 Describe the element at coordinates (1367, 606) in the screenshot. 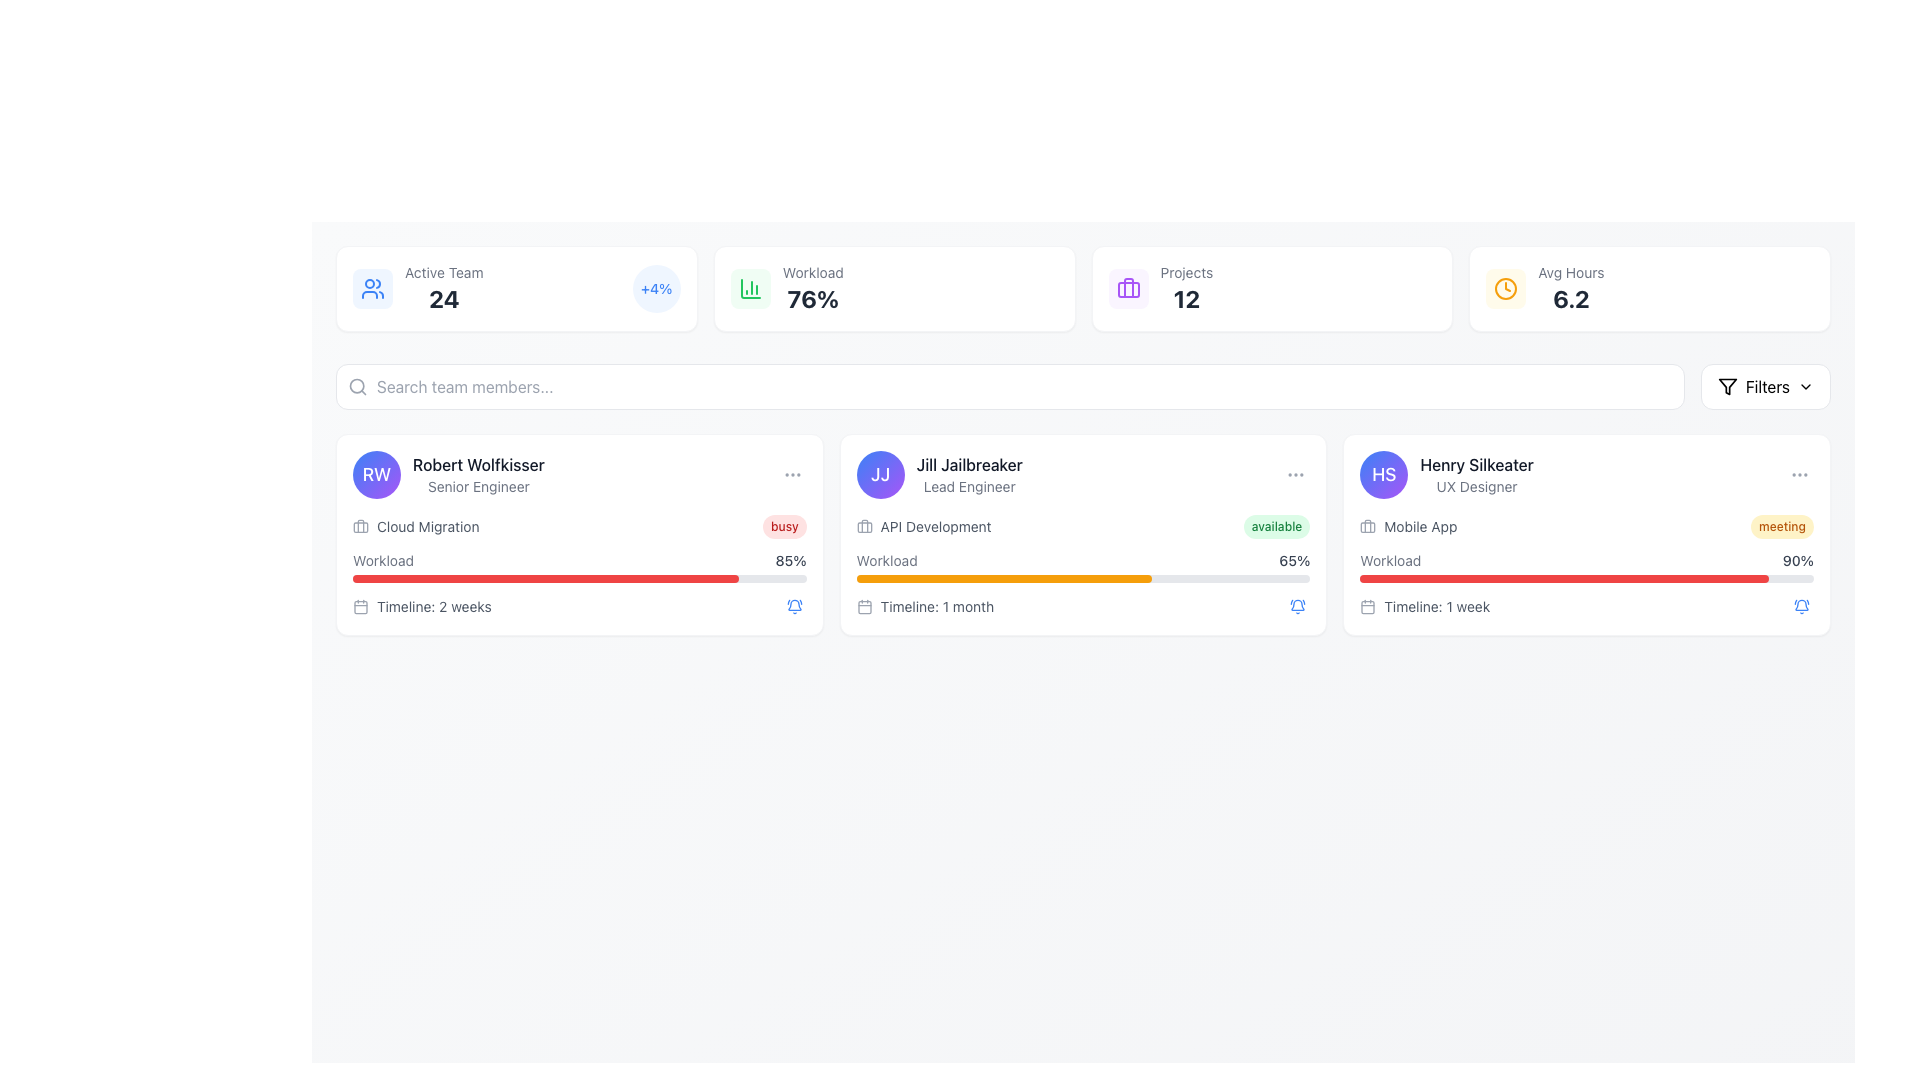

I see `the decorative SVG graphic resembling a calendar icon associated with 'Henry Silkeater' in the bottom row of cards` at that location.